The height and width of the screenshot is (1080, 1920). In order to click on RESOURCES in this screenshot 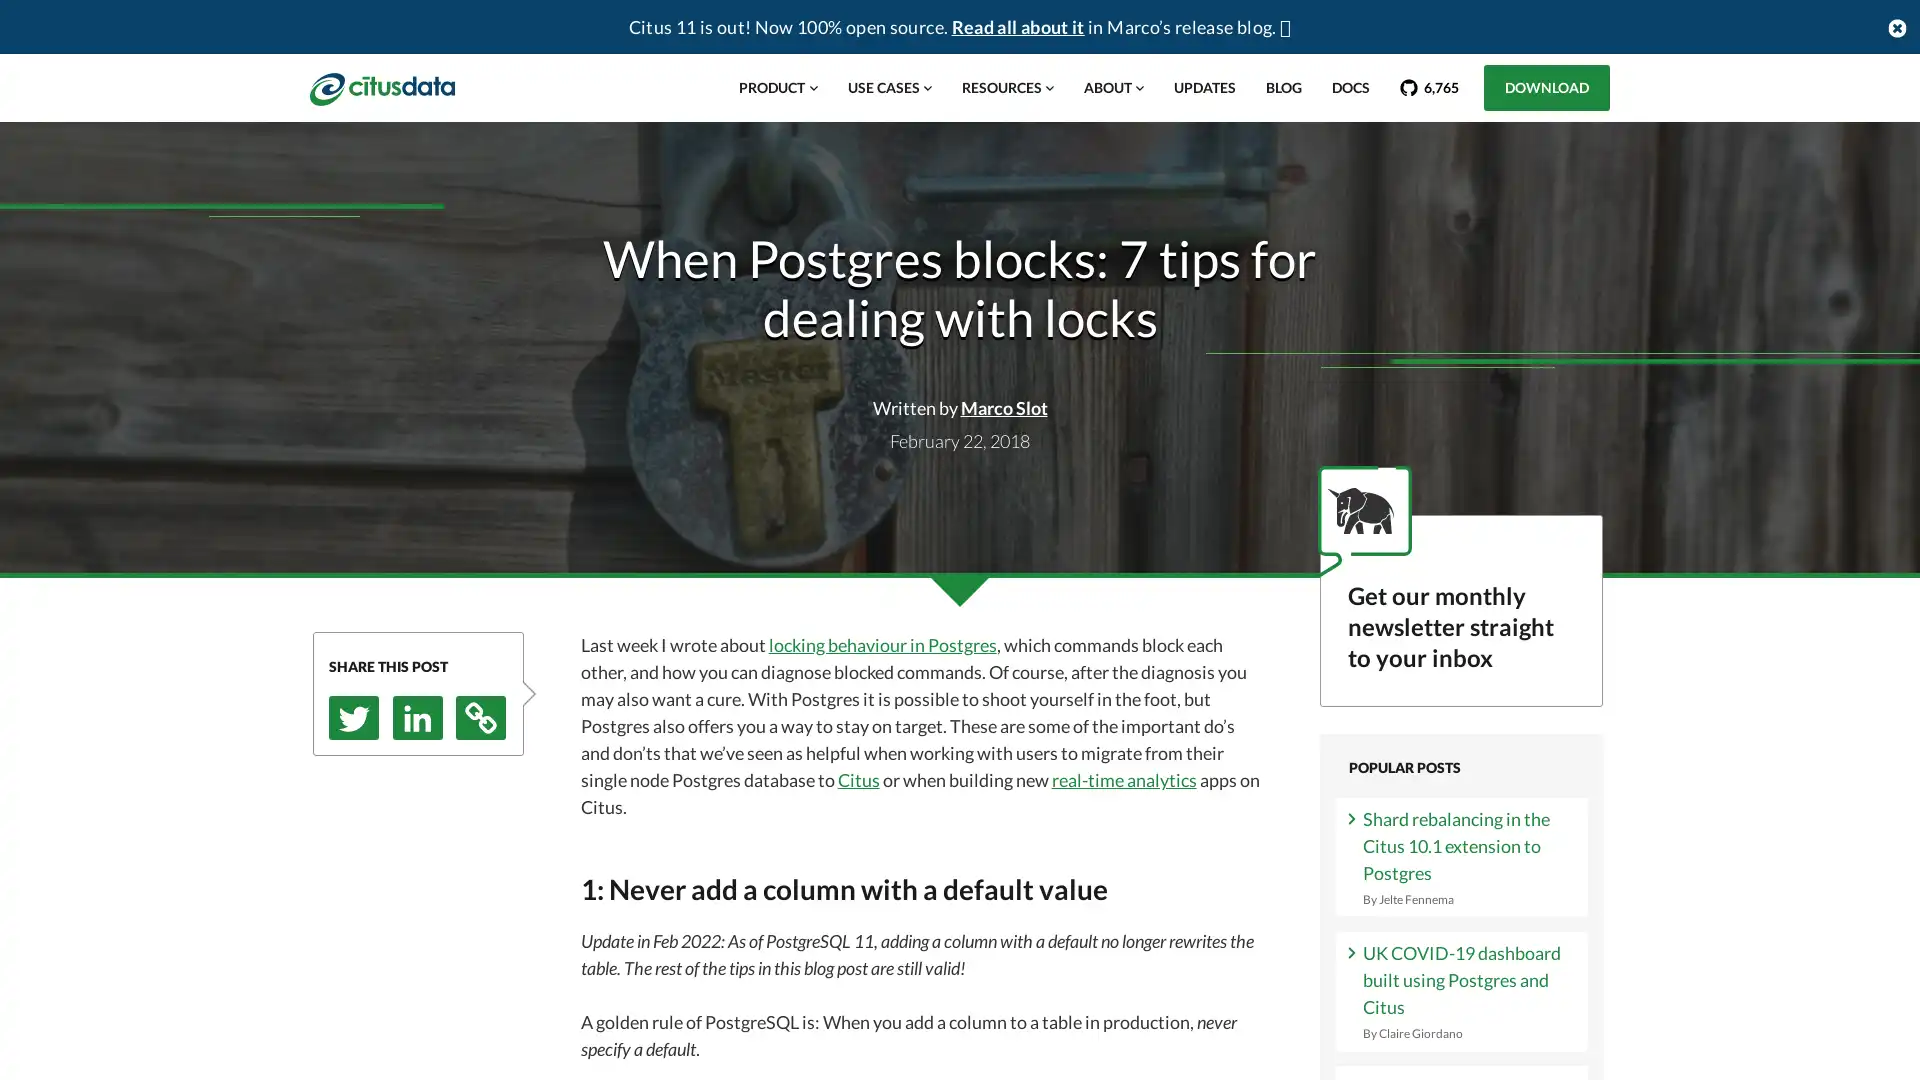, I will do `click(1007, 87)`.